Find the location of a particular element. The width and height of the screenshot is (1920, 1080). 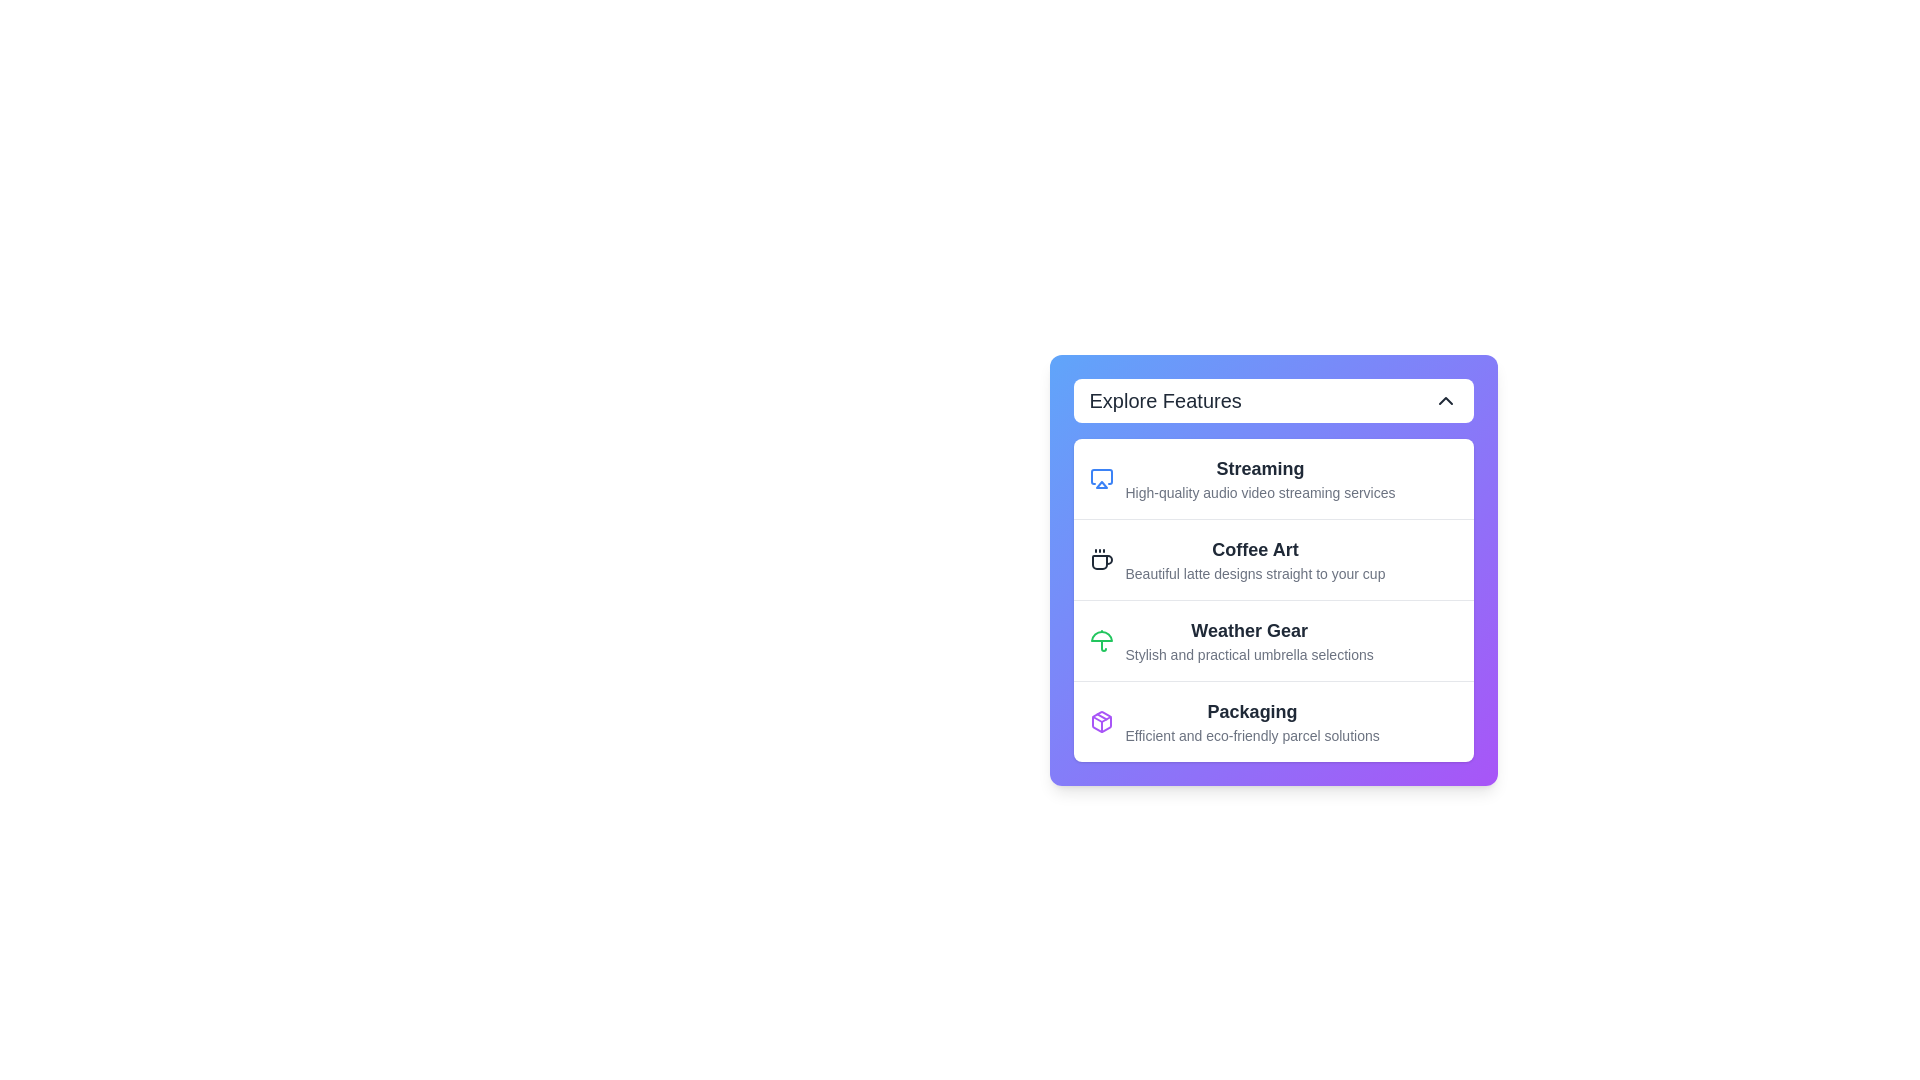

descriptive text element located immediately below the 'Streaming' heading, which provides context about high-quality audio and video streaming services is located at coordinates (1259, 493).